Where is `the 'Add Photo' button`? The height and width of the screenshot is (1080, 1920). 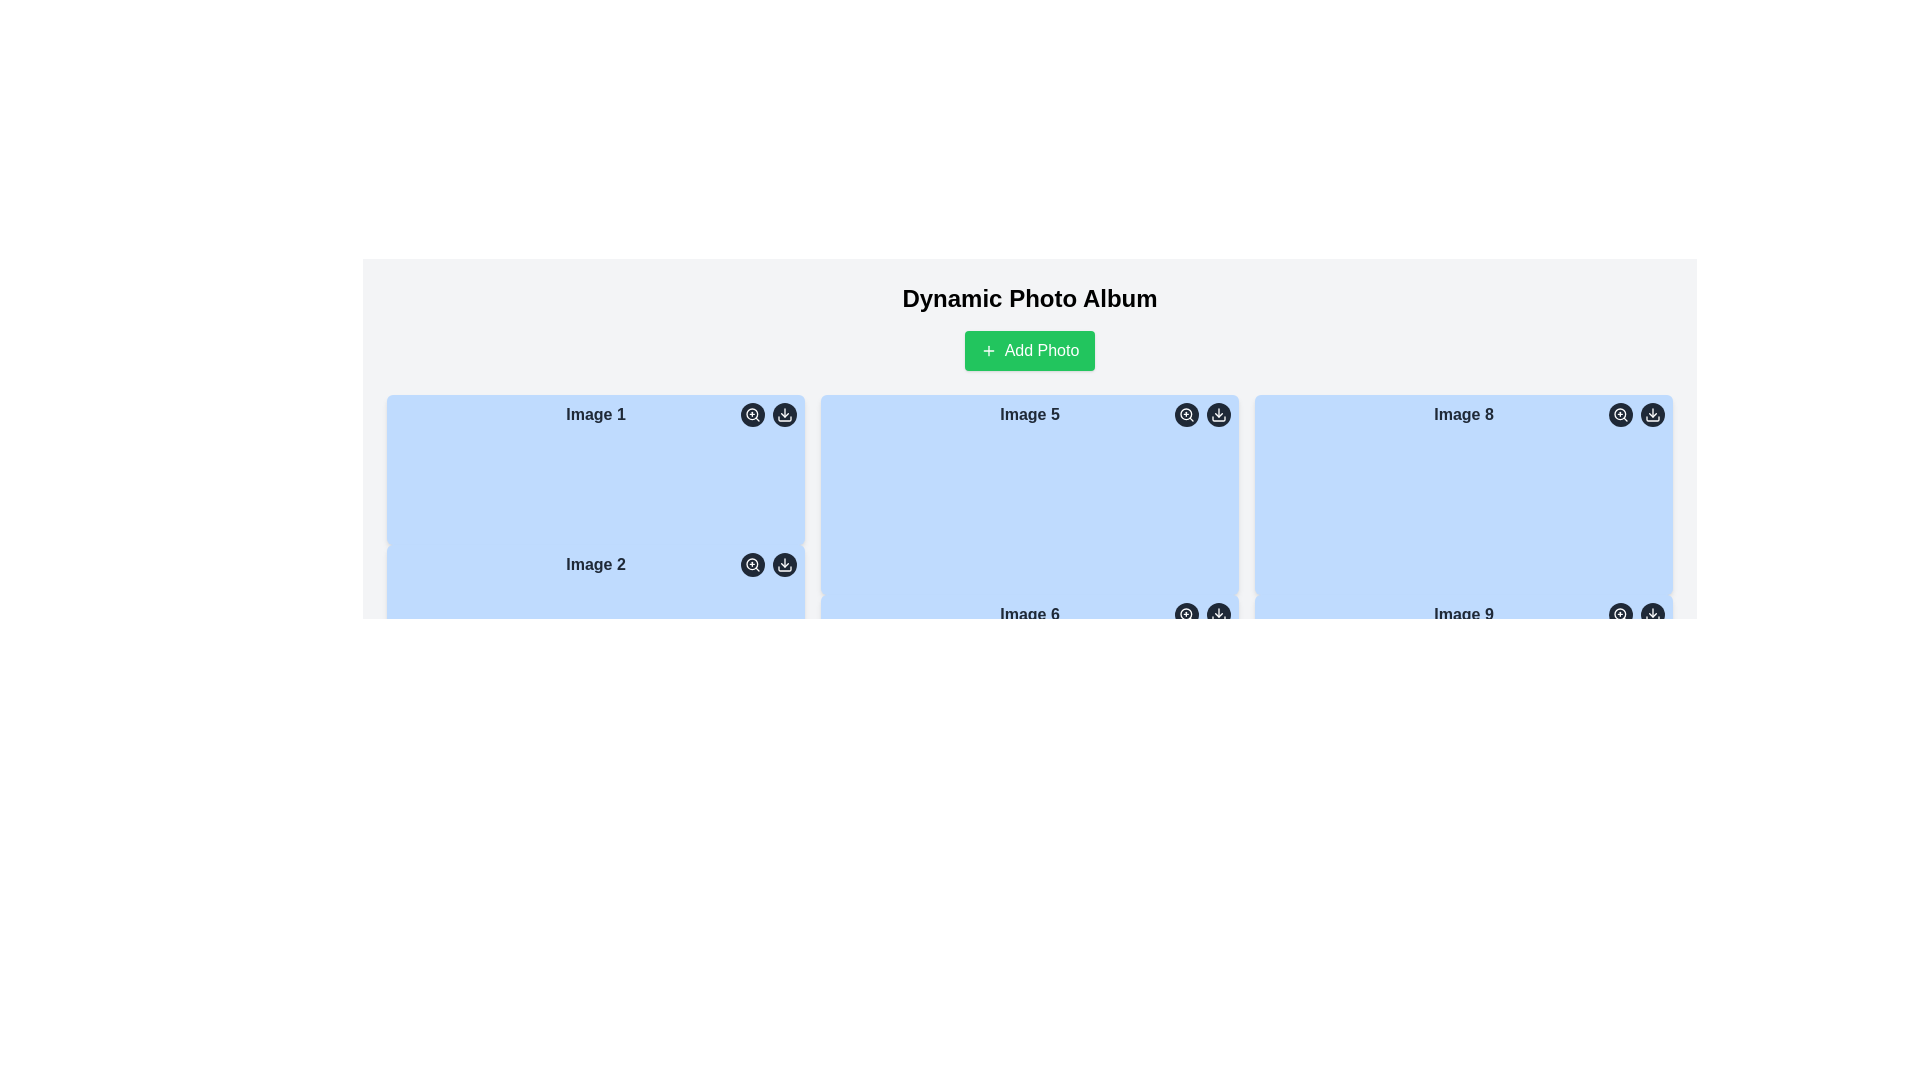 the 'Add Photo' button is located at coordinates (1030, 350).